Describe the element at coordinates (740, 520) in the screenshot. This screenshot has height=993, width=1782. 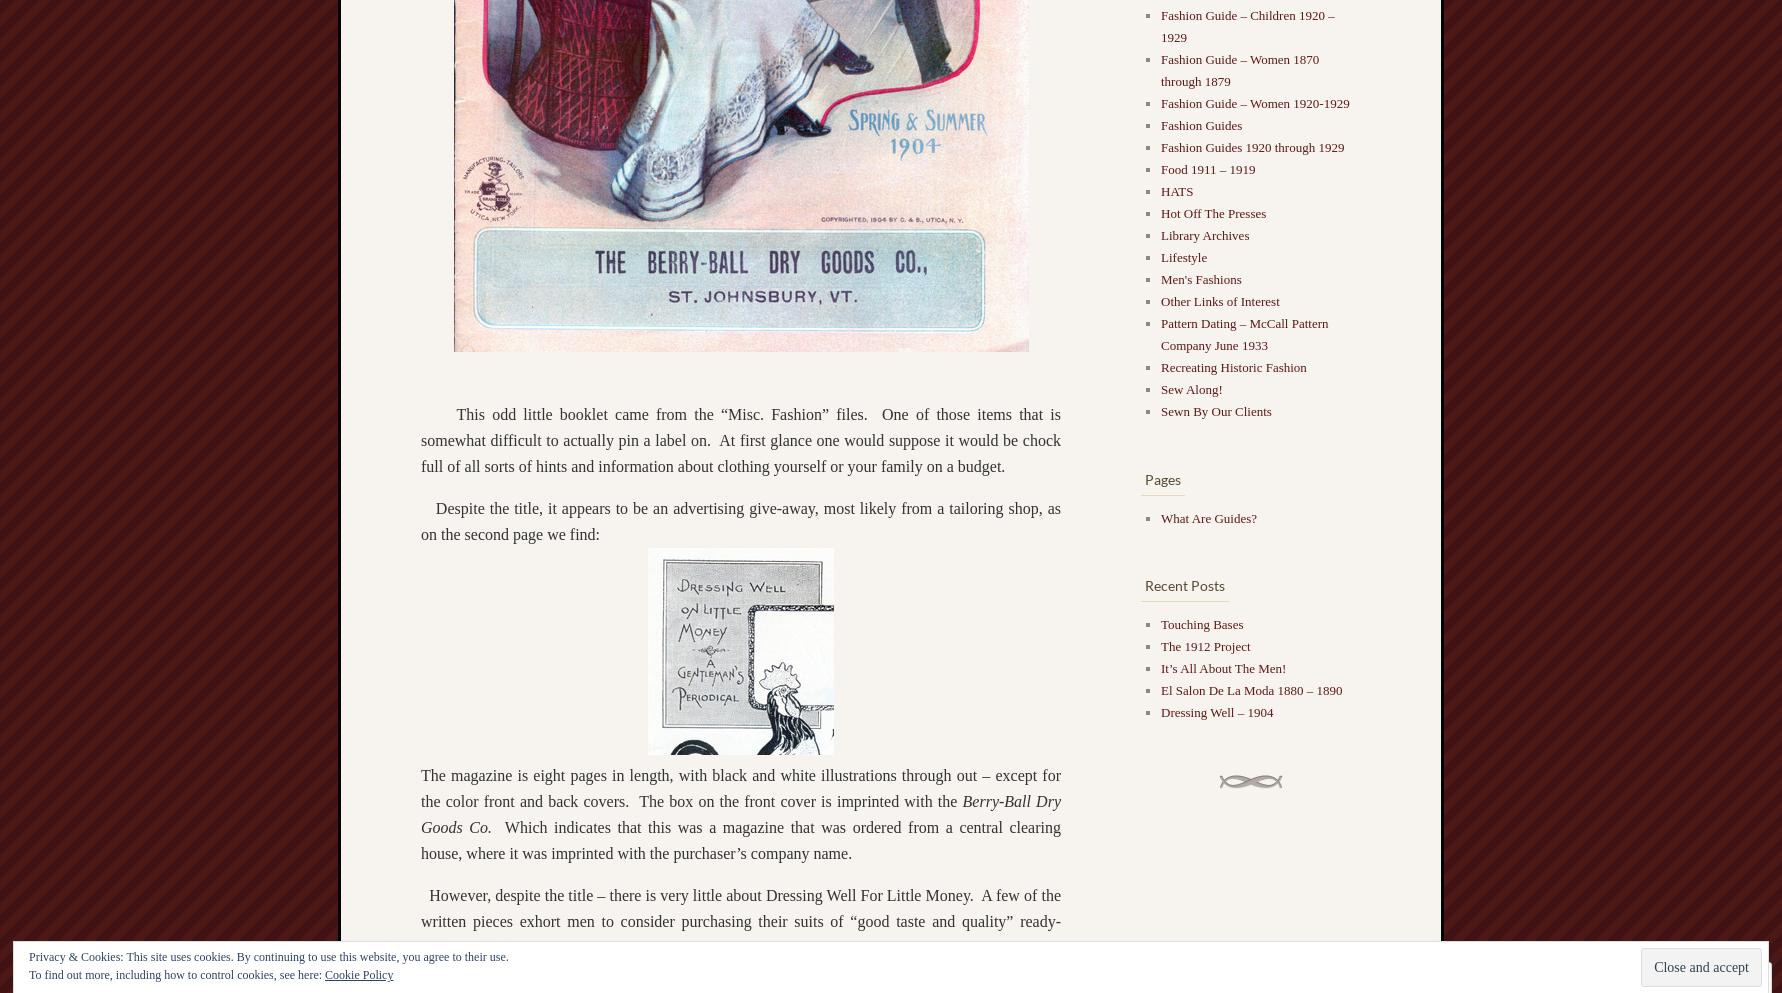
I see `'Despite the title, it appears to be an advertising give-away, most likely from a tailoring shop, as on the second page we find:'` at that location.